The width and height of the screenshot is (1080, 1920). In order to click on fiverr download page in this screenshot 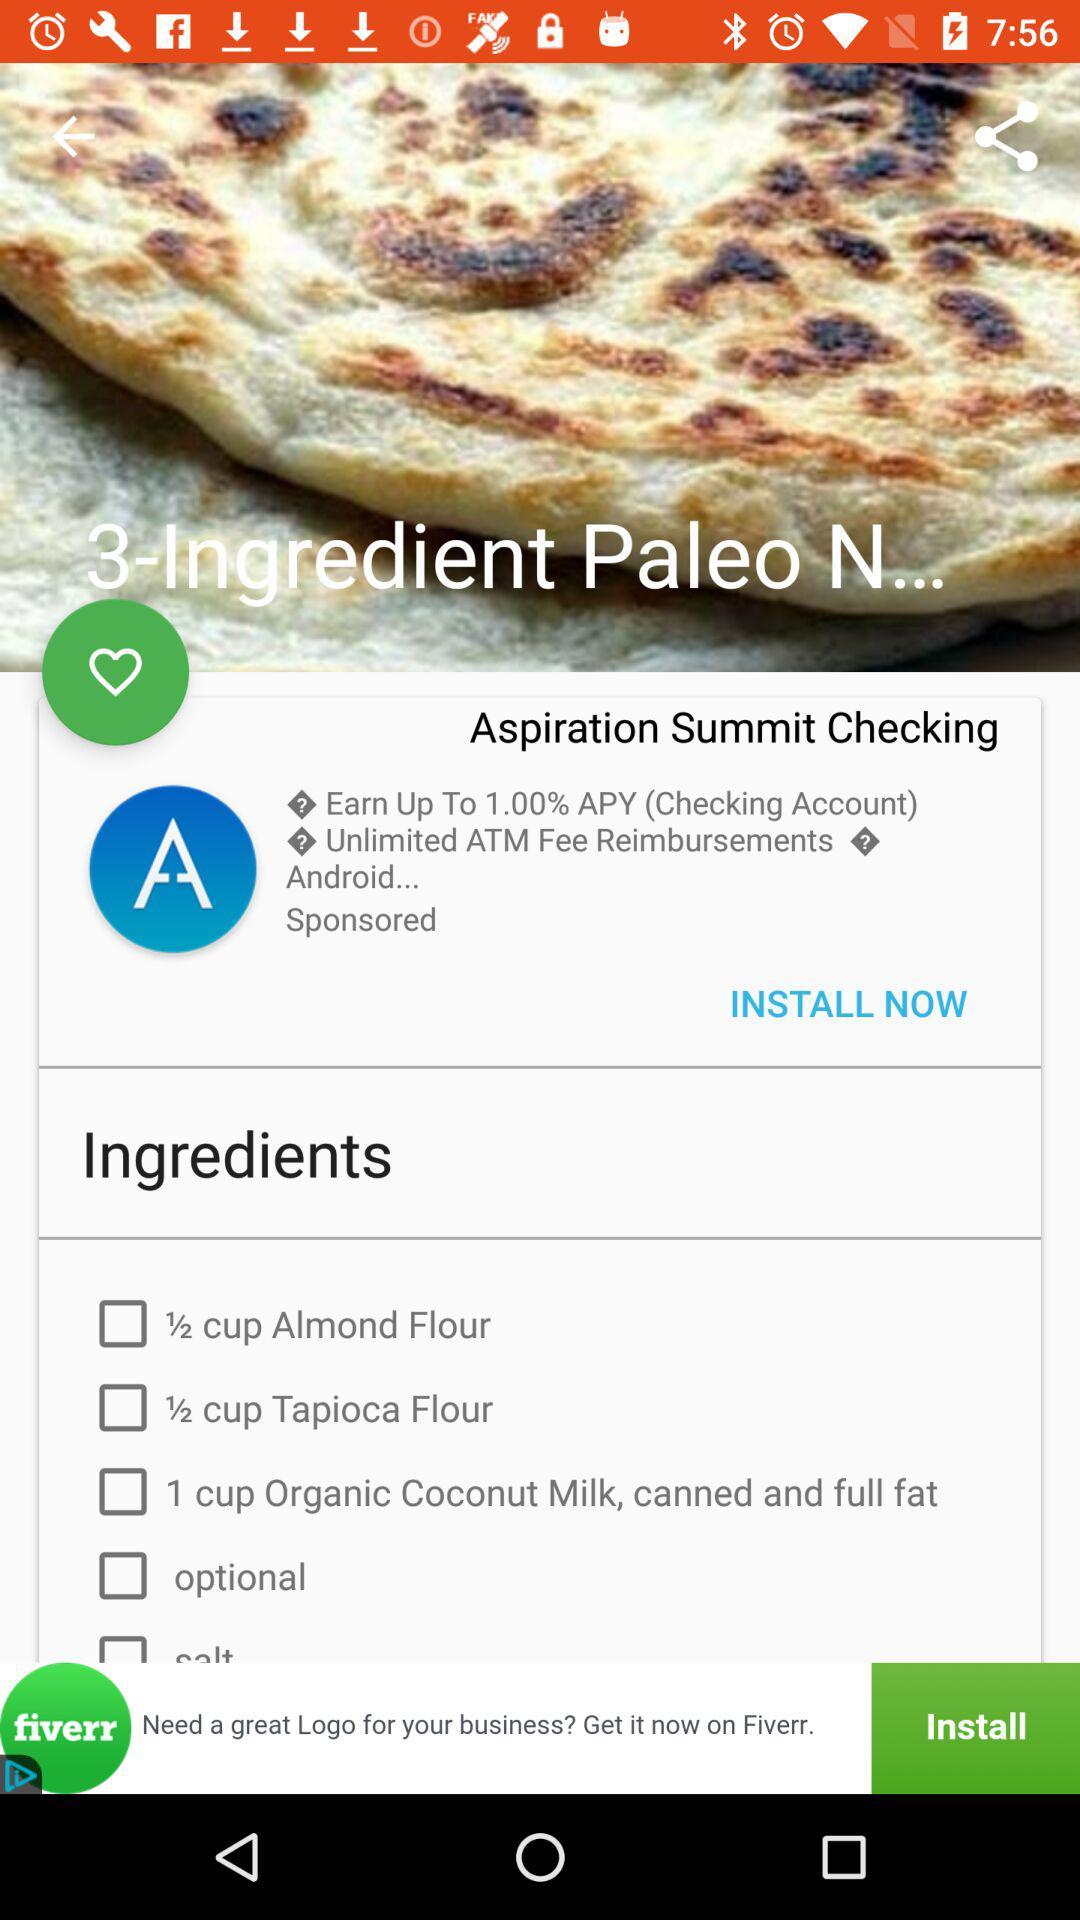, I will do `click(540, 1727)`.